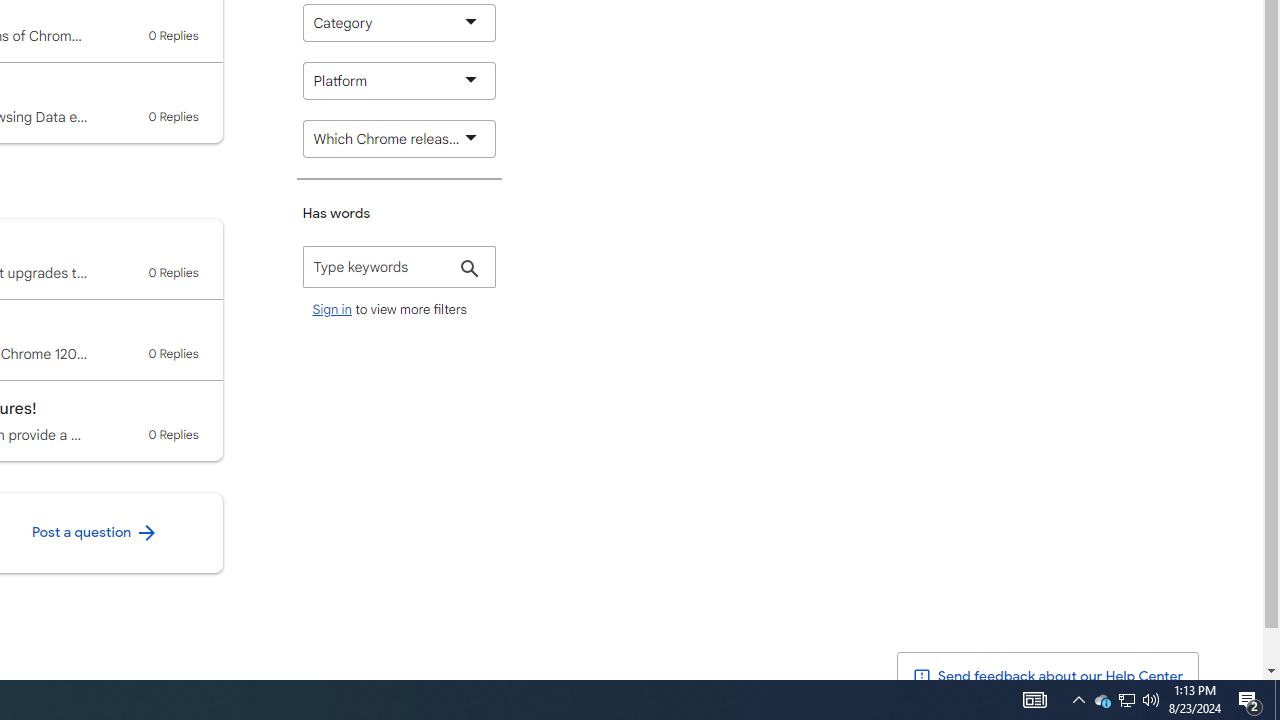 The image size is (1280, 720). I want to click on 'Platform', so click(399, 80).